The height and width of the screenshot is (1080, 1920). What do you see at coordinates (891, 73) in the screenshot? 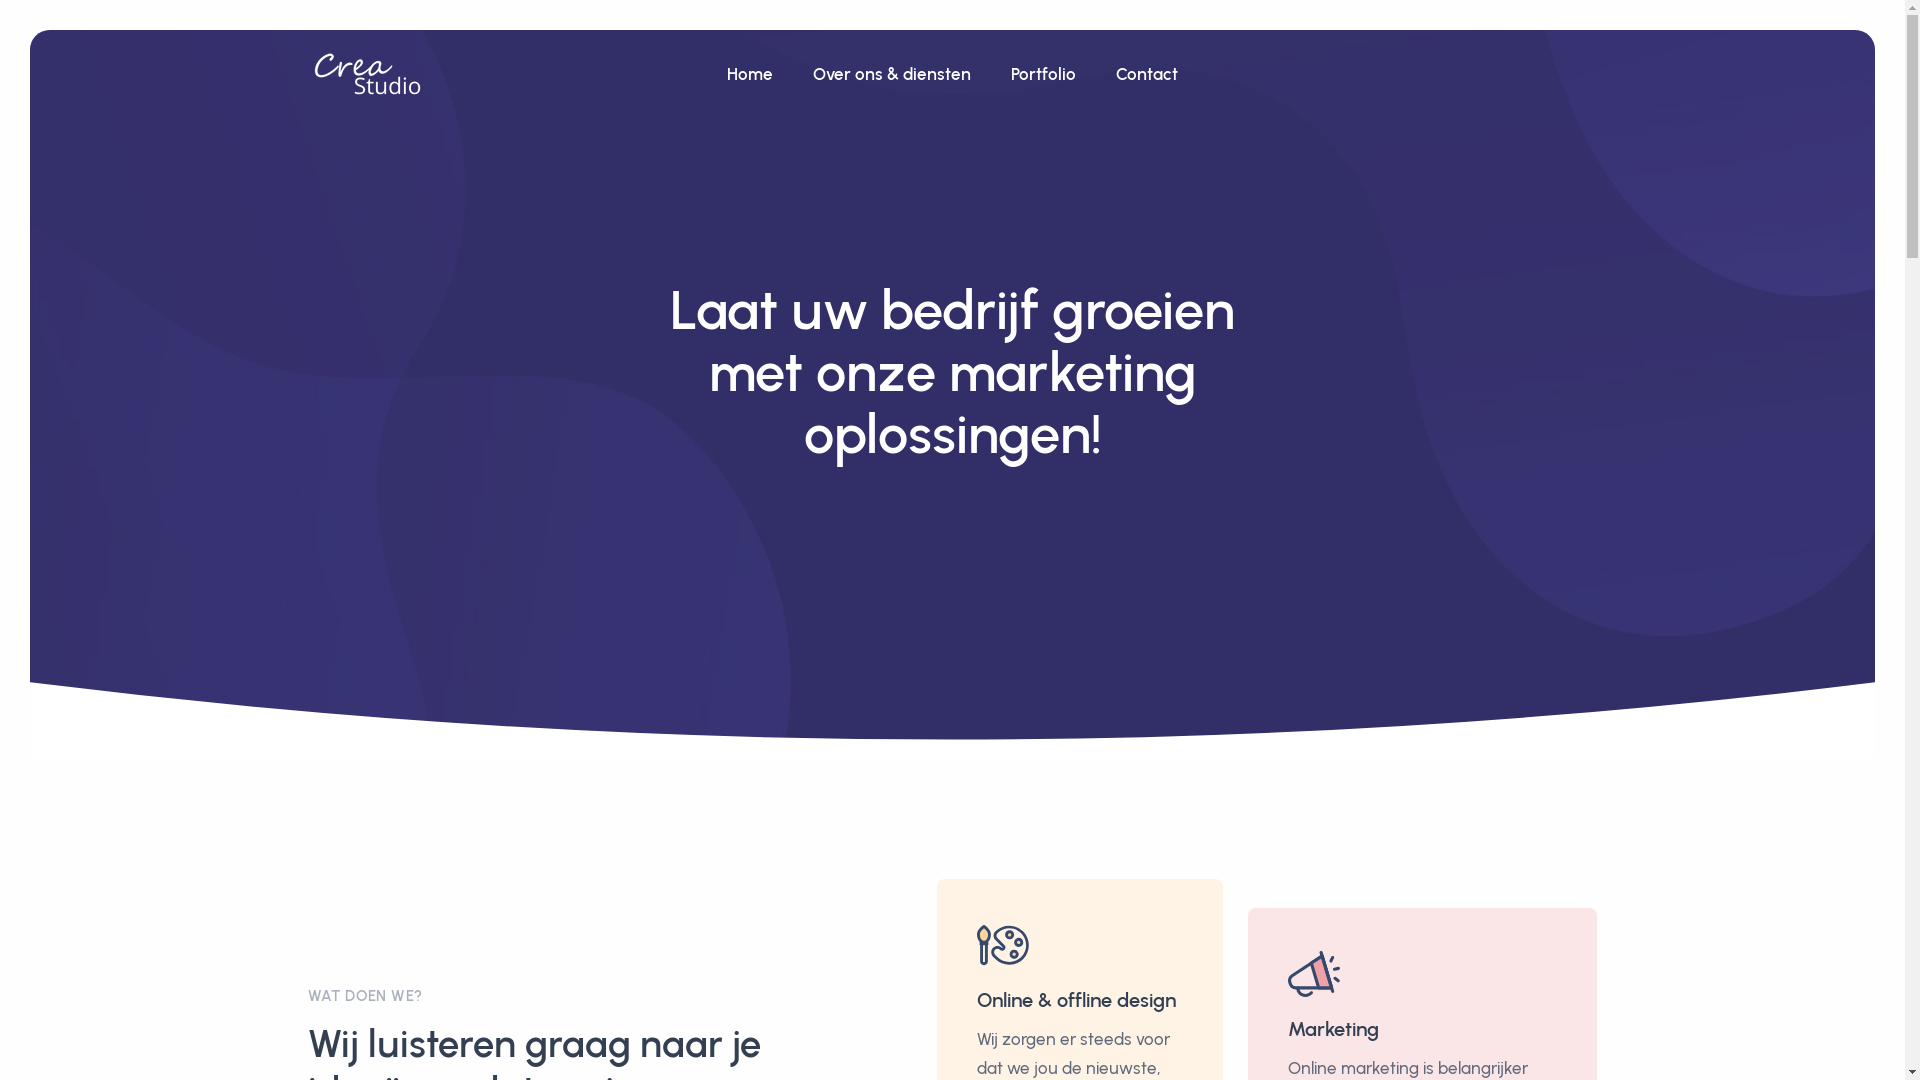
I see `'Over ons & diensten'` at bounding box center [891, 73].